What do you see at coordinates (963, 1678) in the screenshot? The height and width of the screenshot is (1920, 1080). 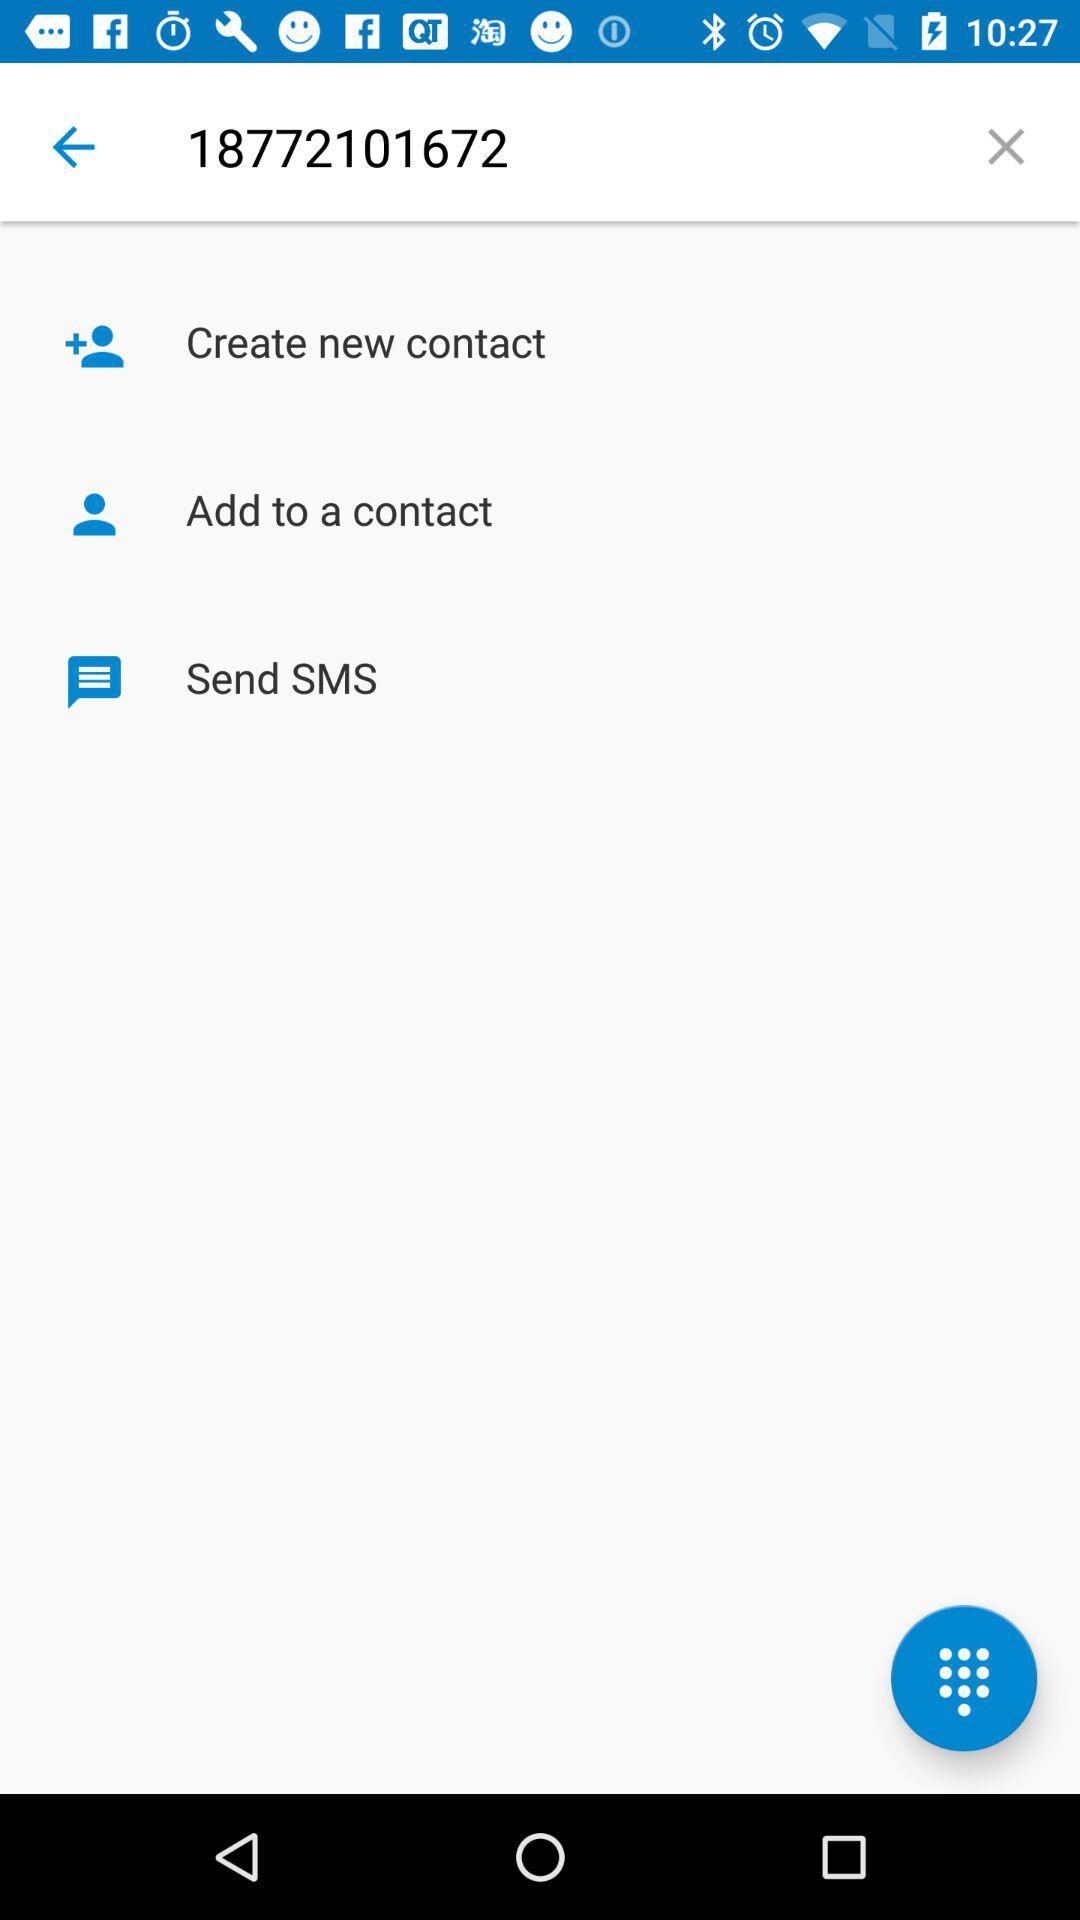 I see `the dialpad icon` at bounding box center [963, 1678].